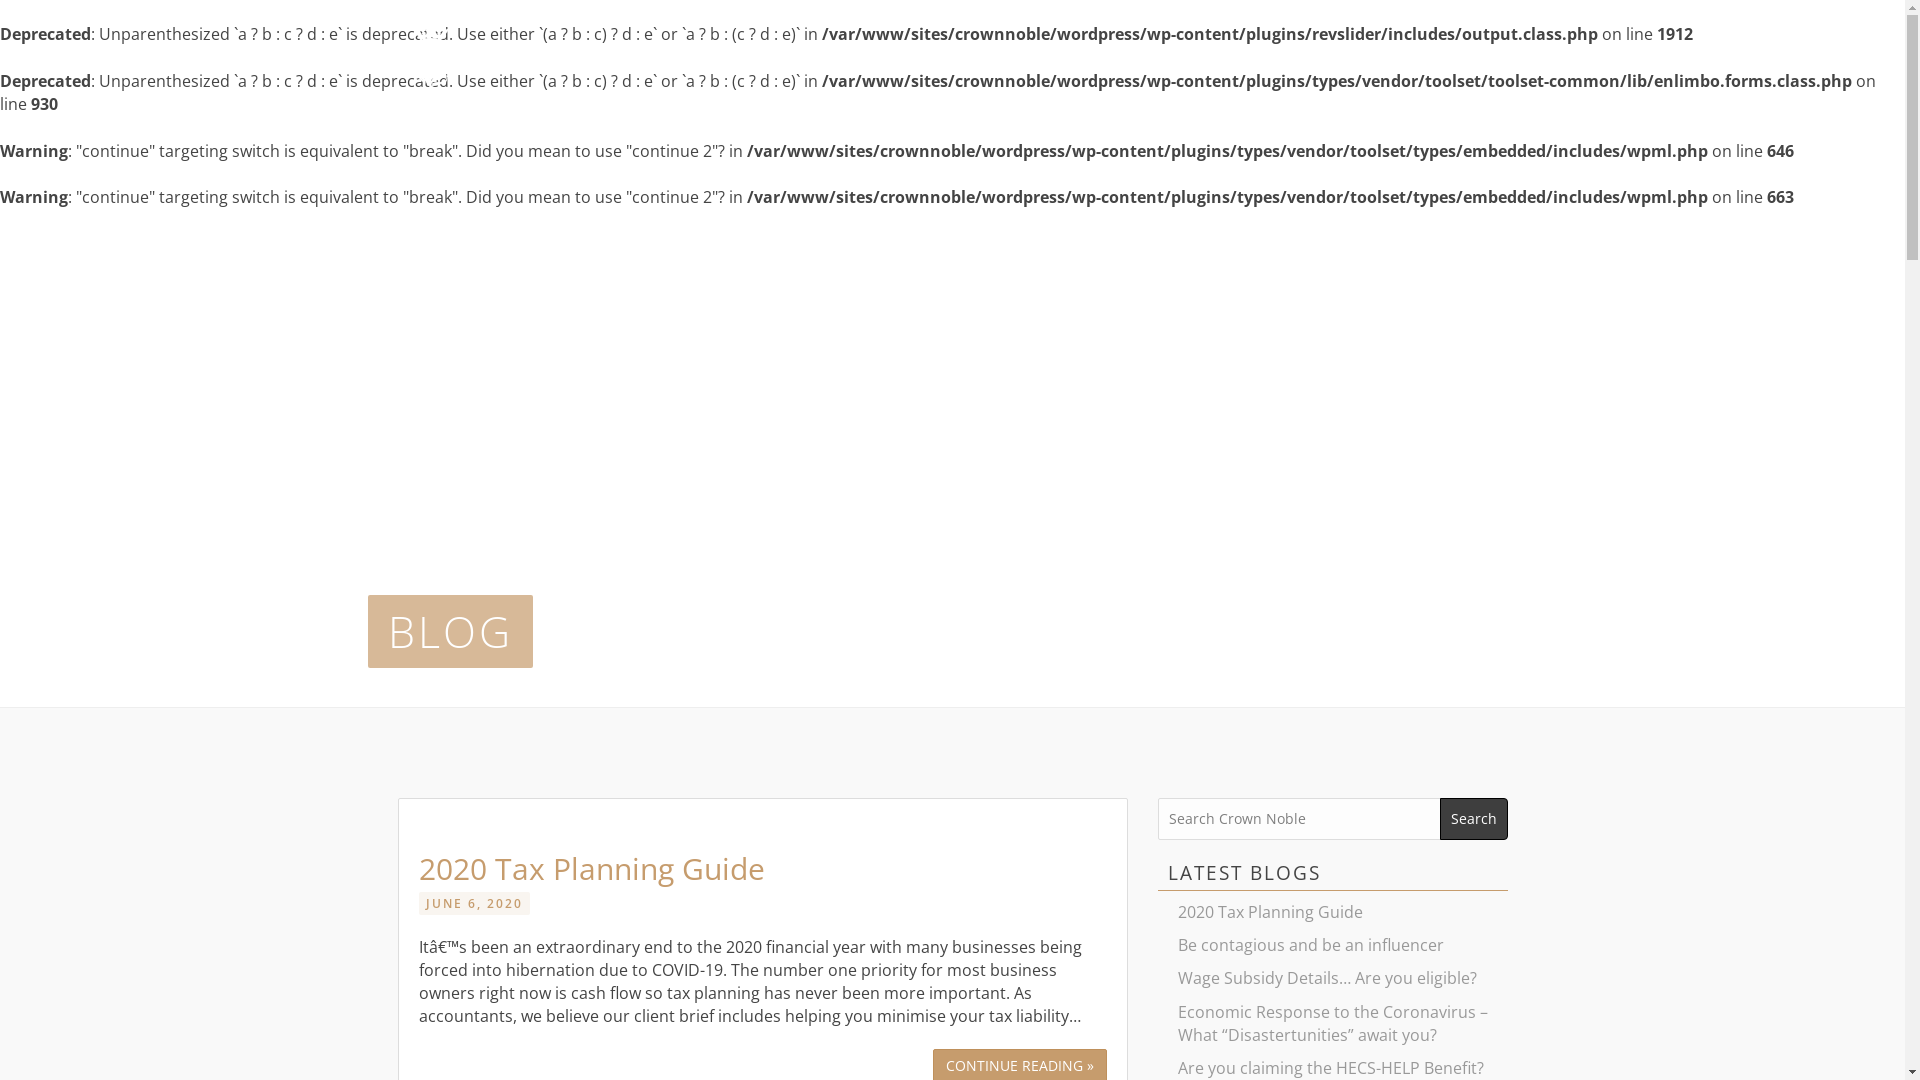  I want to click on 'CONTACT', so click(1468, 66).